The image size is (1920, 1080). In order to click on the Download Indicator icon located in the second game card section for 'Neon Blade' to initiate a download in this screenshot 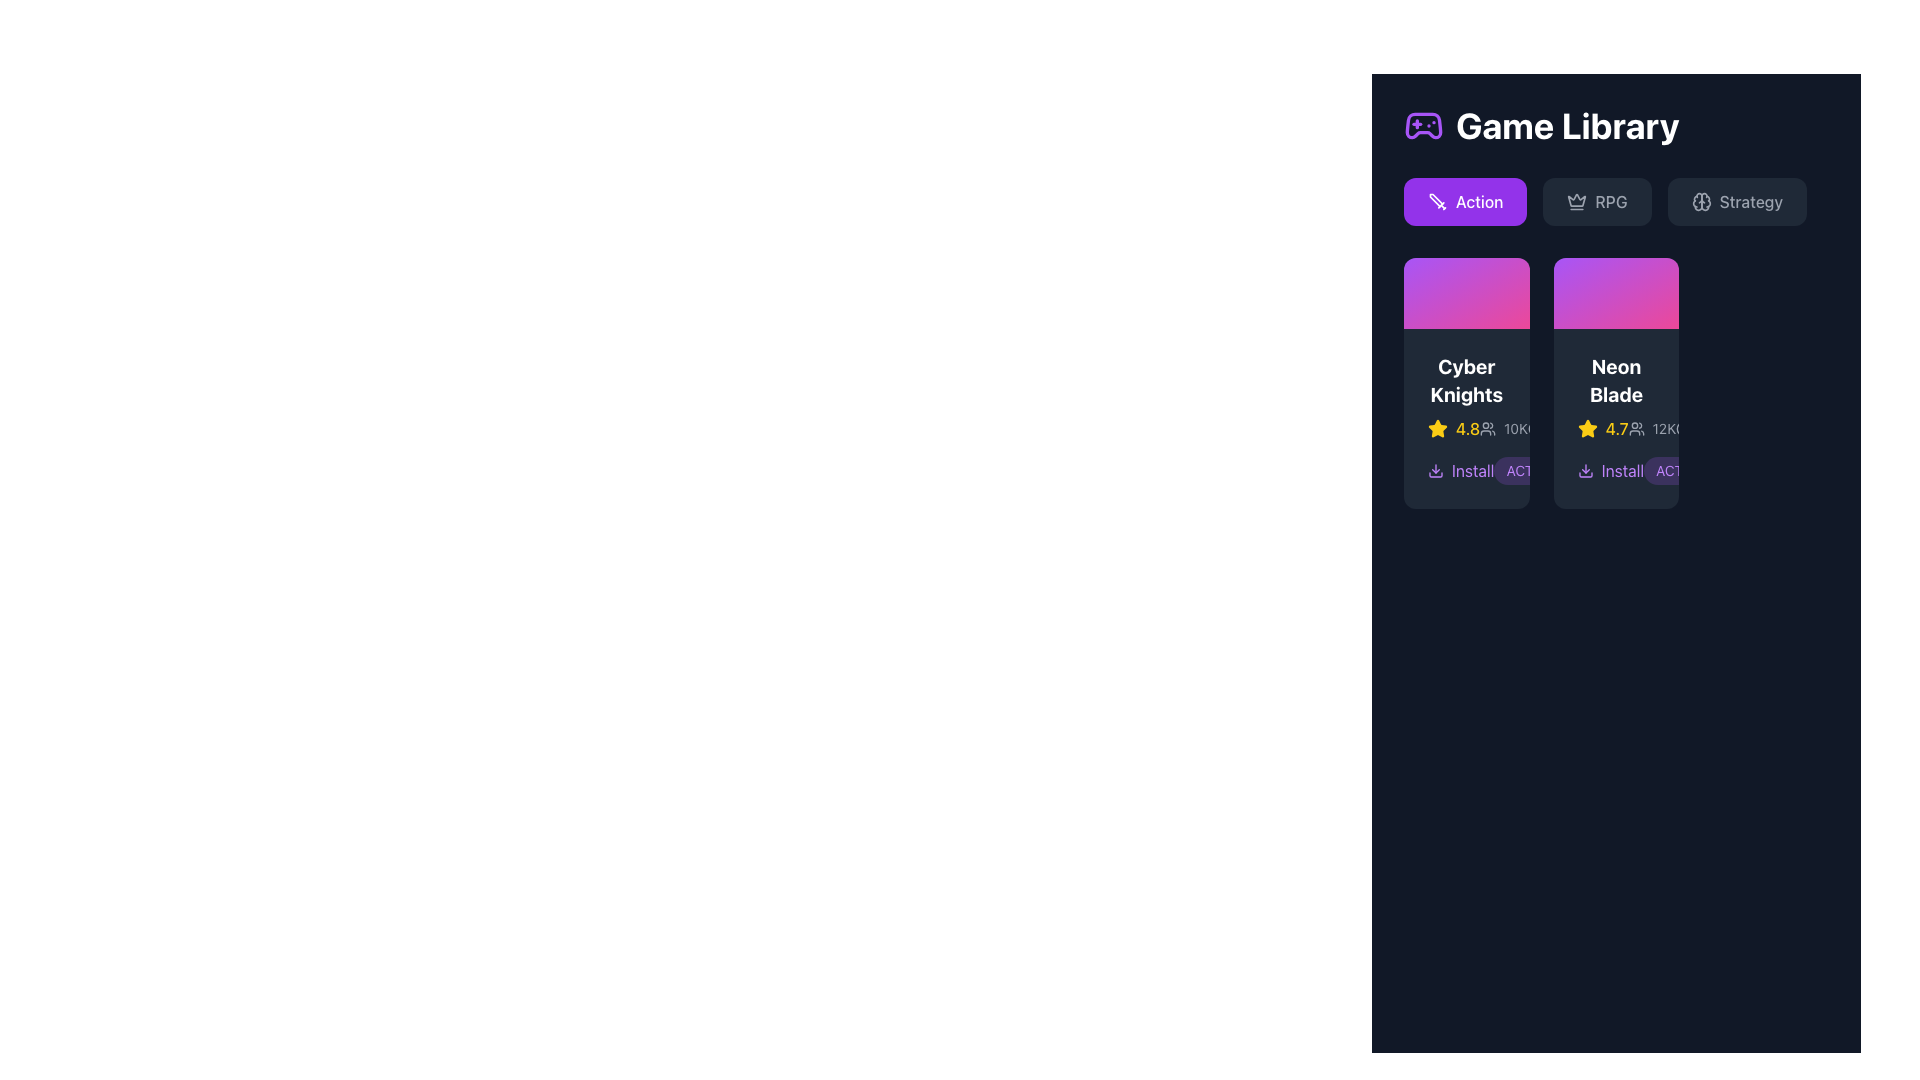, I will do `click(1584, 470)`.